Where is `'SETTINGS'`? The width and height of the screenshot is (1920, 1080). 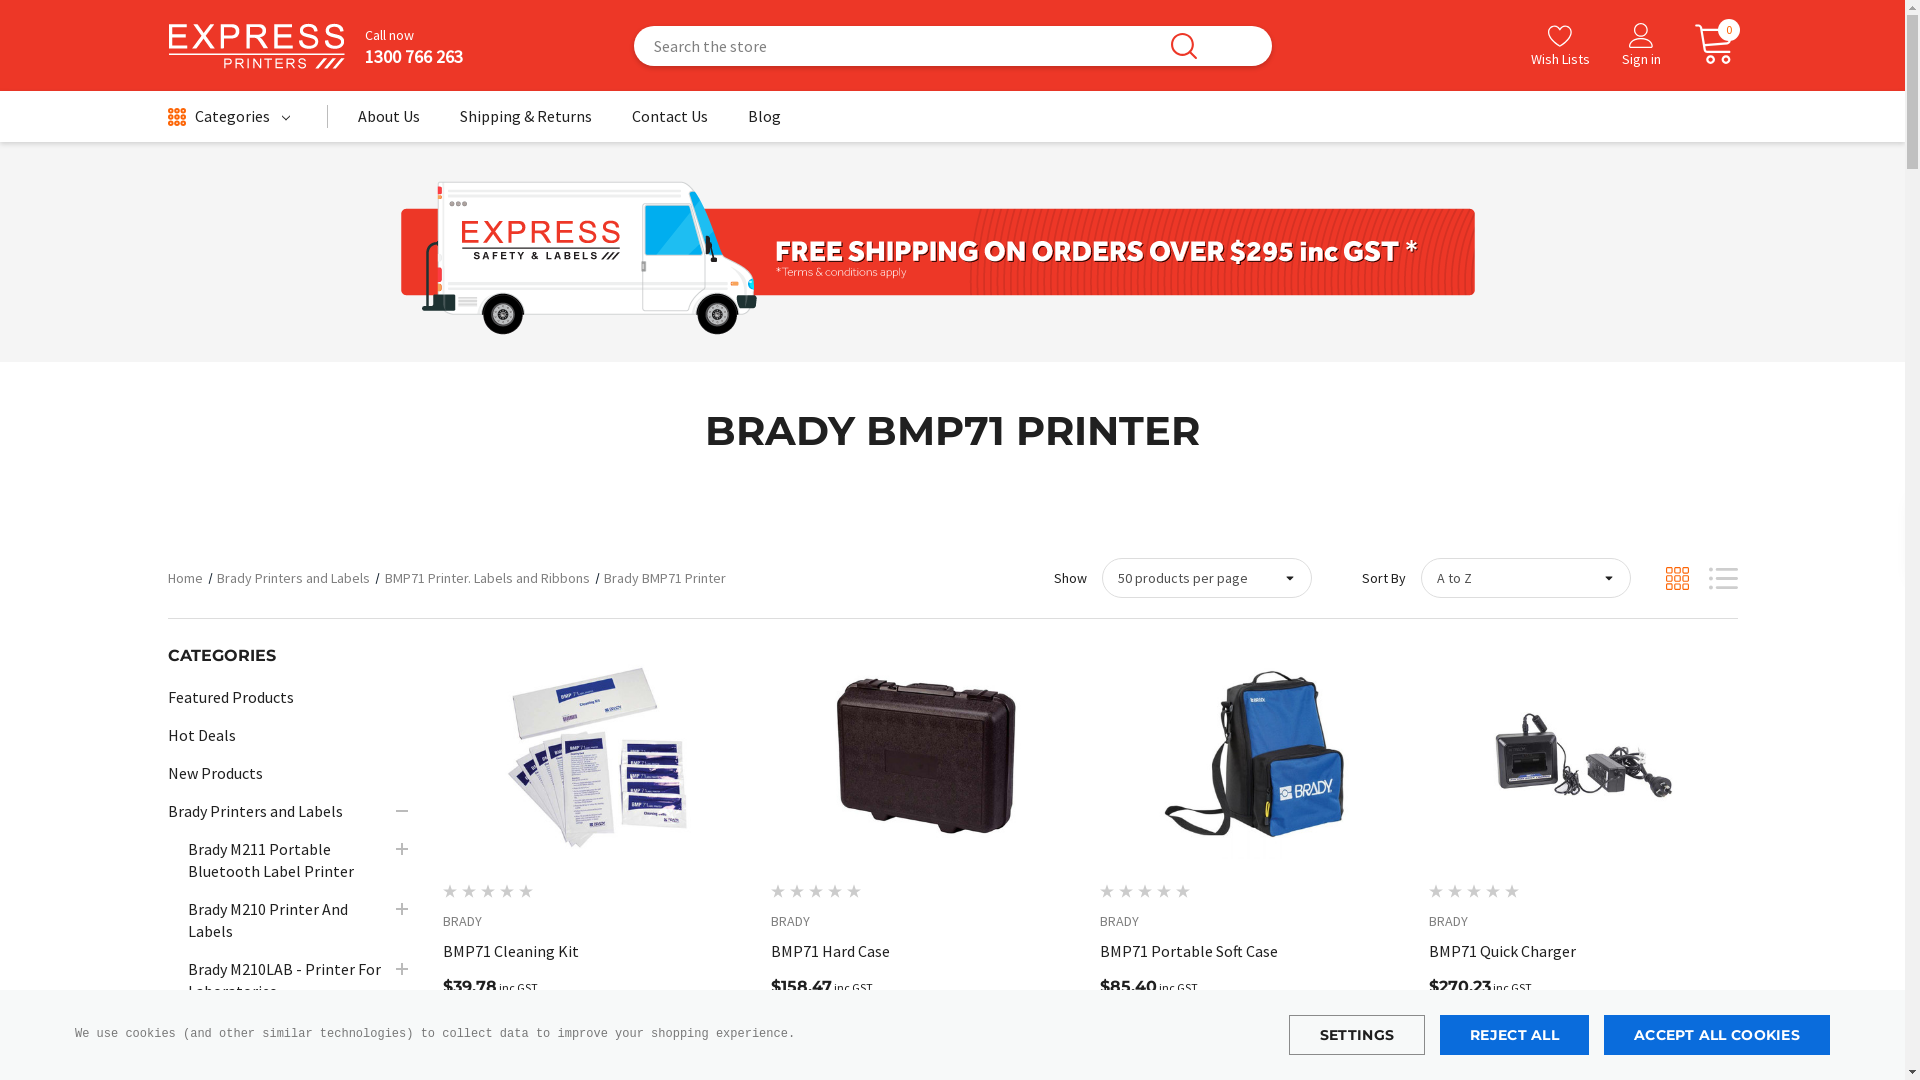 'SETTINGS' is located at coordinates (1357, 1034).